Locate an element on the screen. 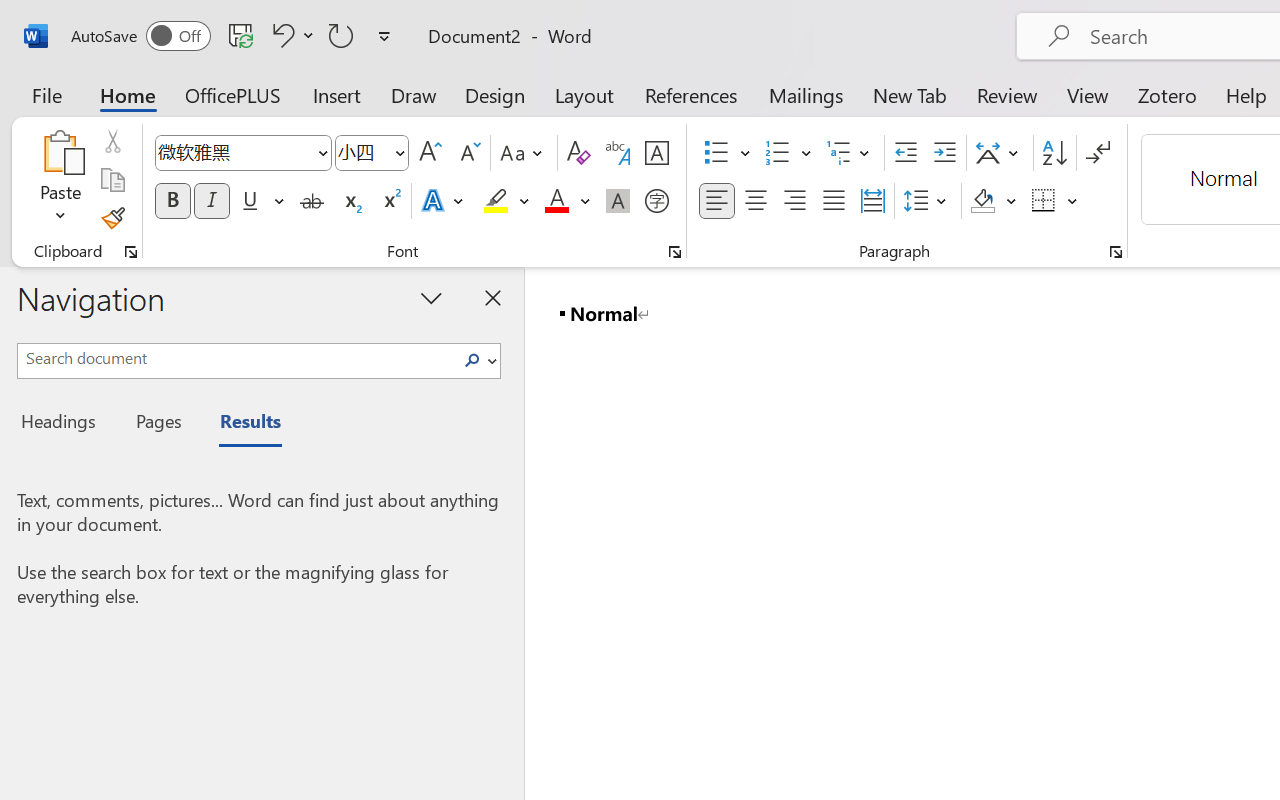  'Font...' is located at coordinates (675, 251).